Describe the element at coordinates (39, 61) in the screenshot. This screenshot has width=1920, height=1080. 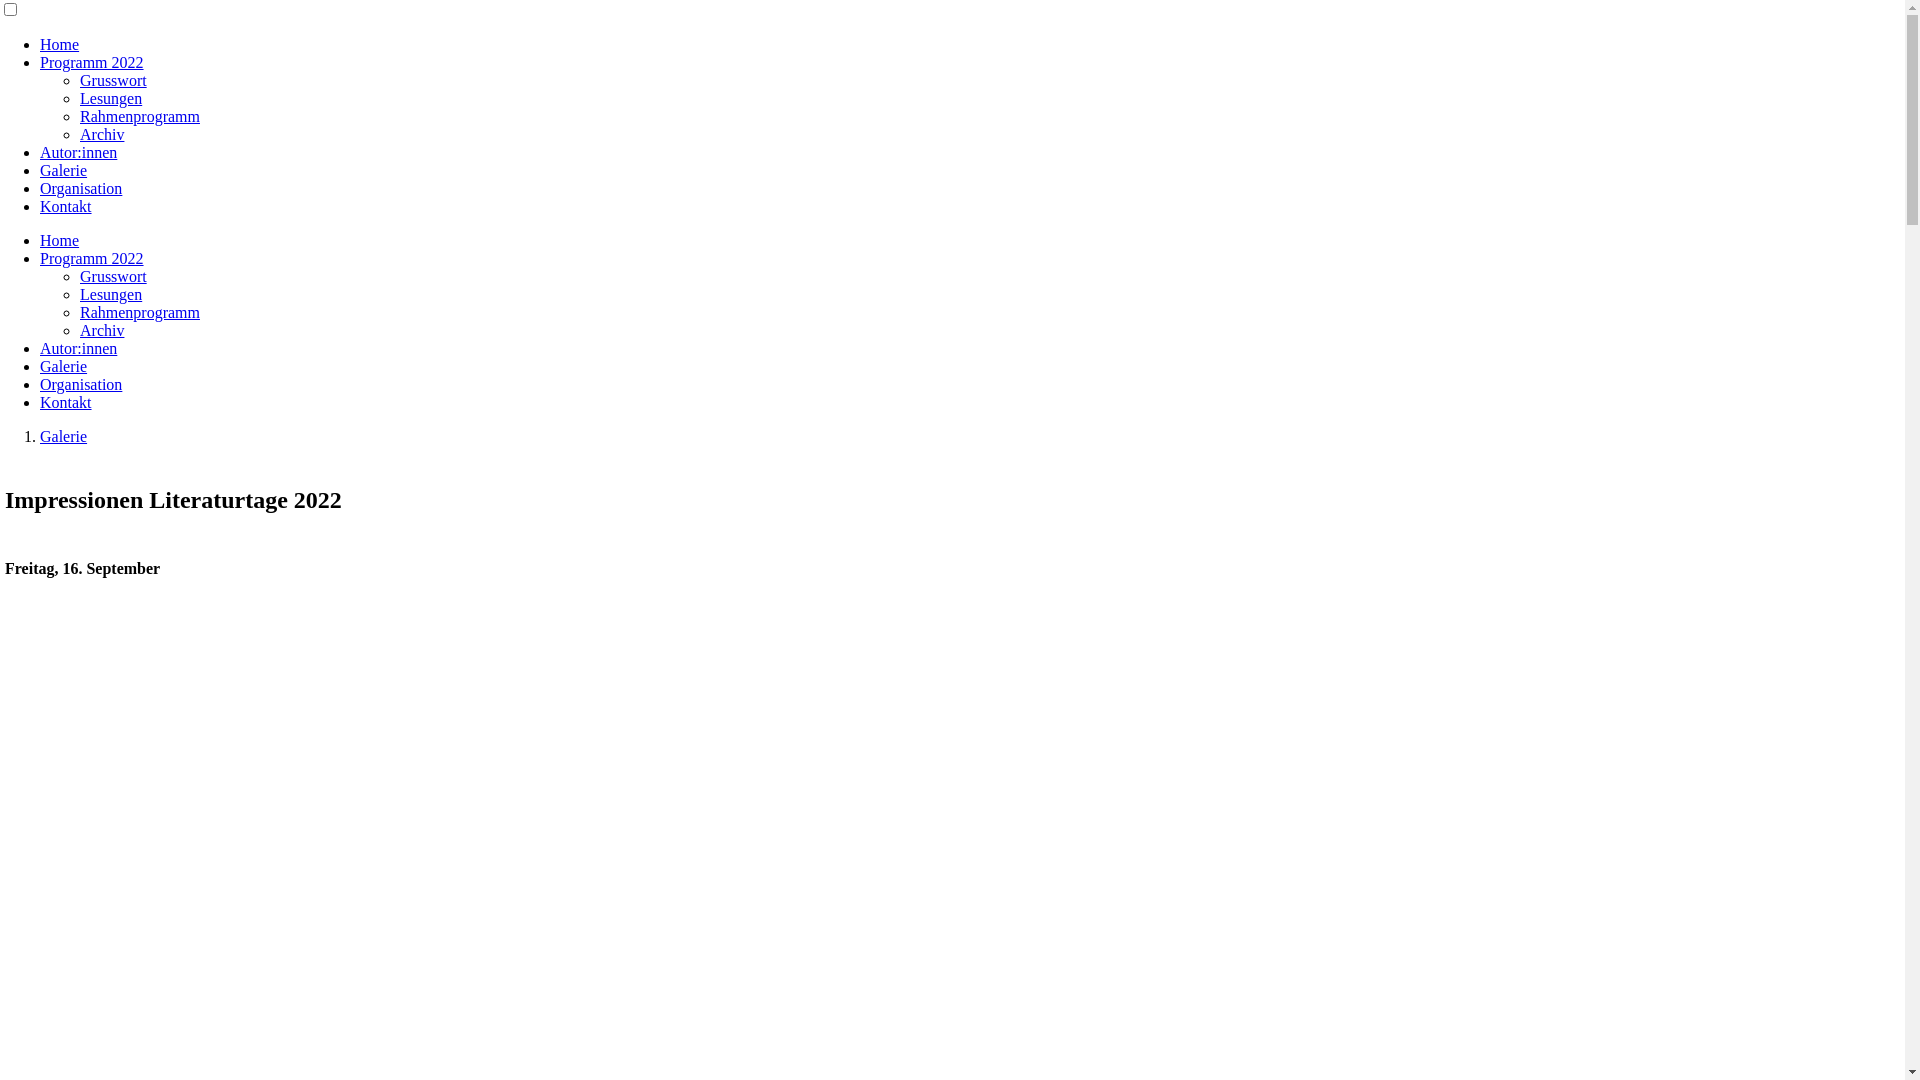
I see `'Programm 2022'` at that location.